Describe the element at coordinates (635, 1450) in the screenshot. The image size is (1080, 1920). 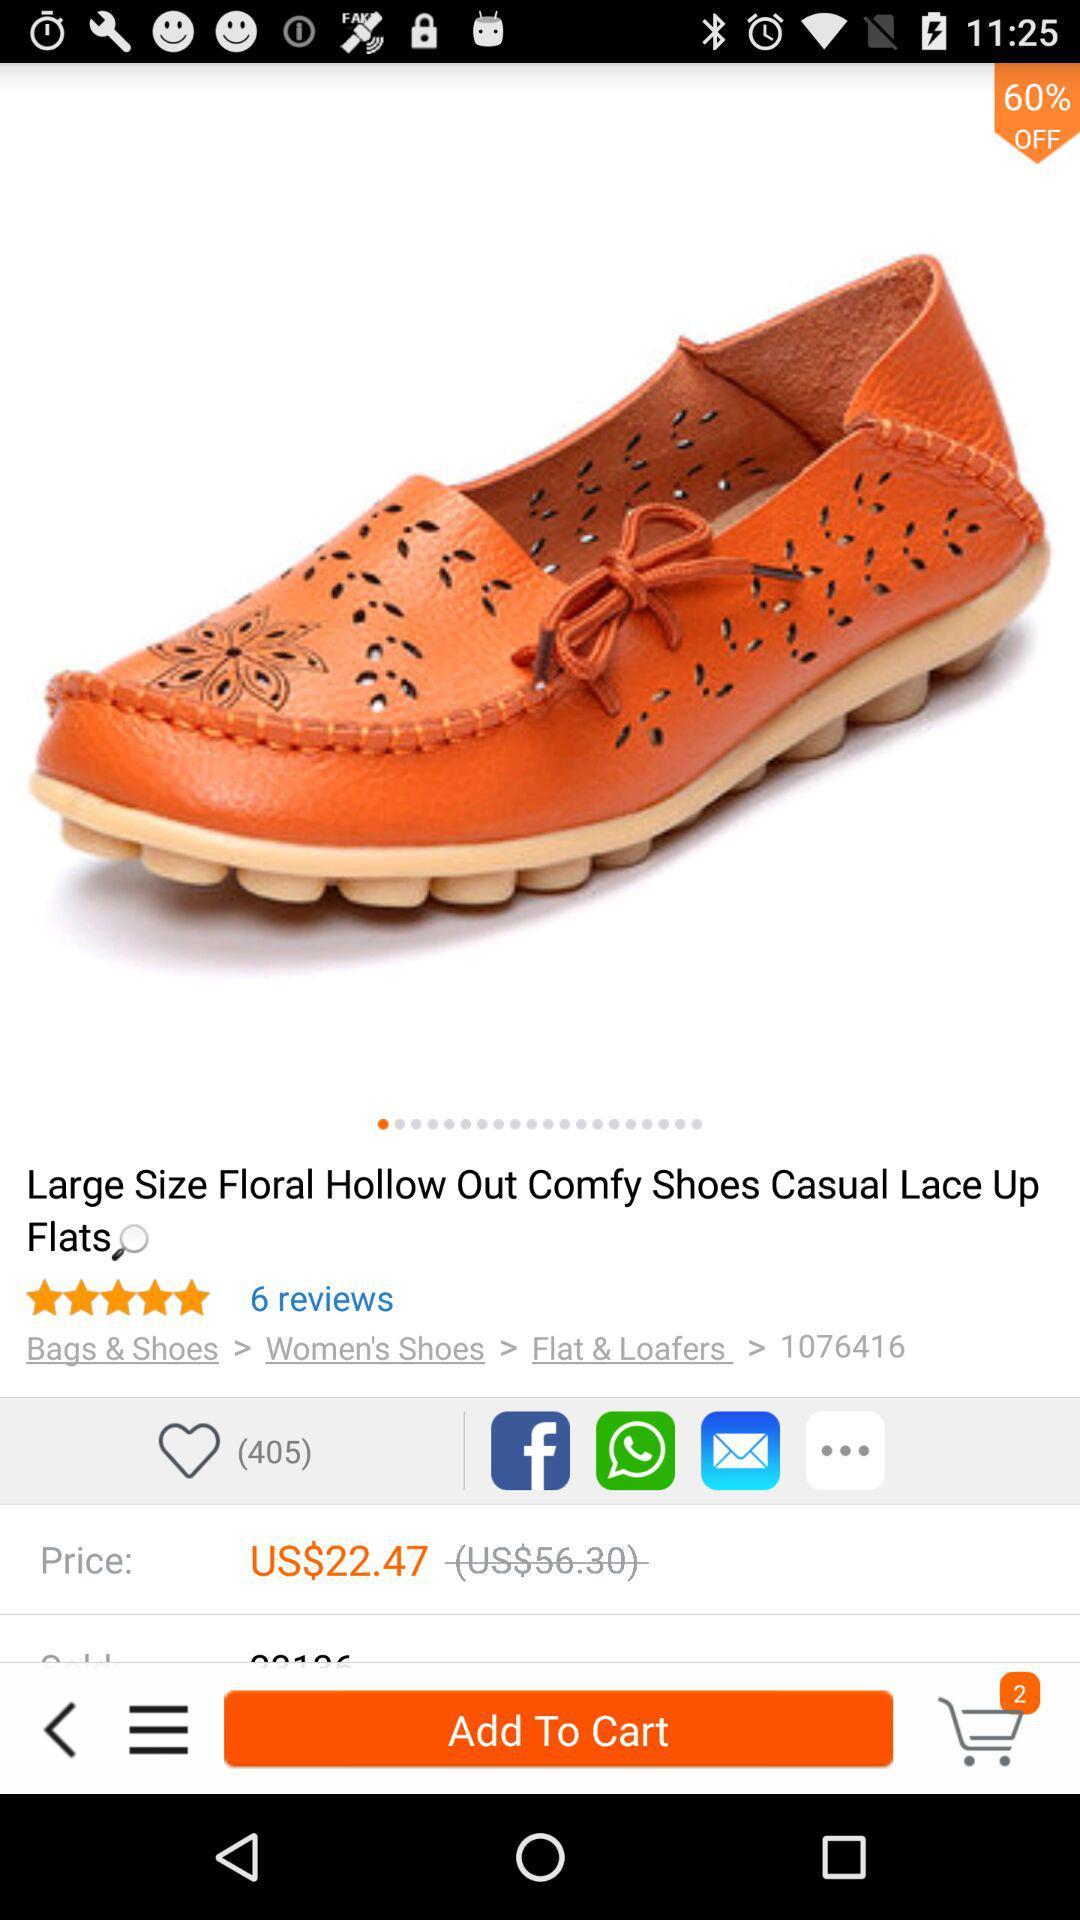
I see `share on whatsapp` at that location.